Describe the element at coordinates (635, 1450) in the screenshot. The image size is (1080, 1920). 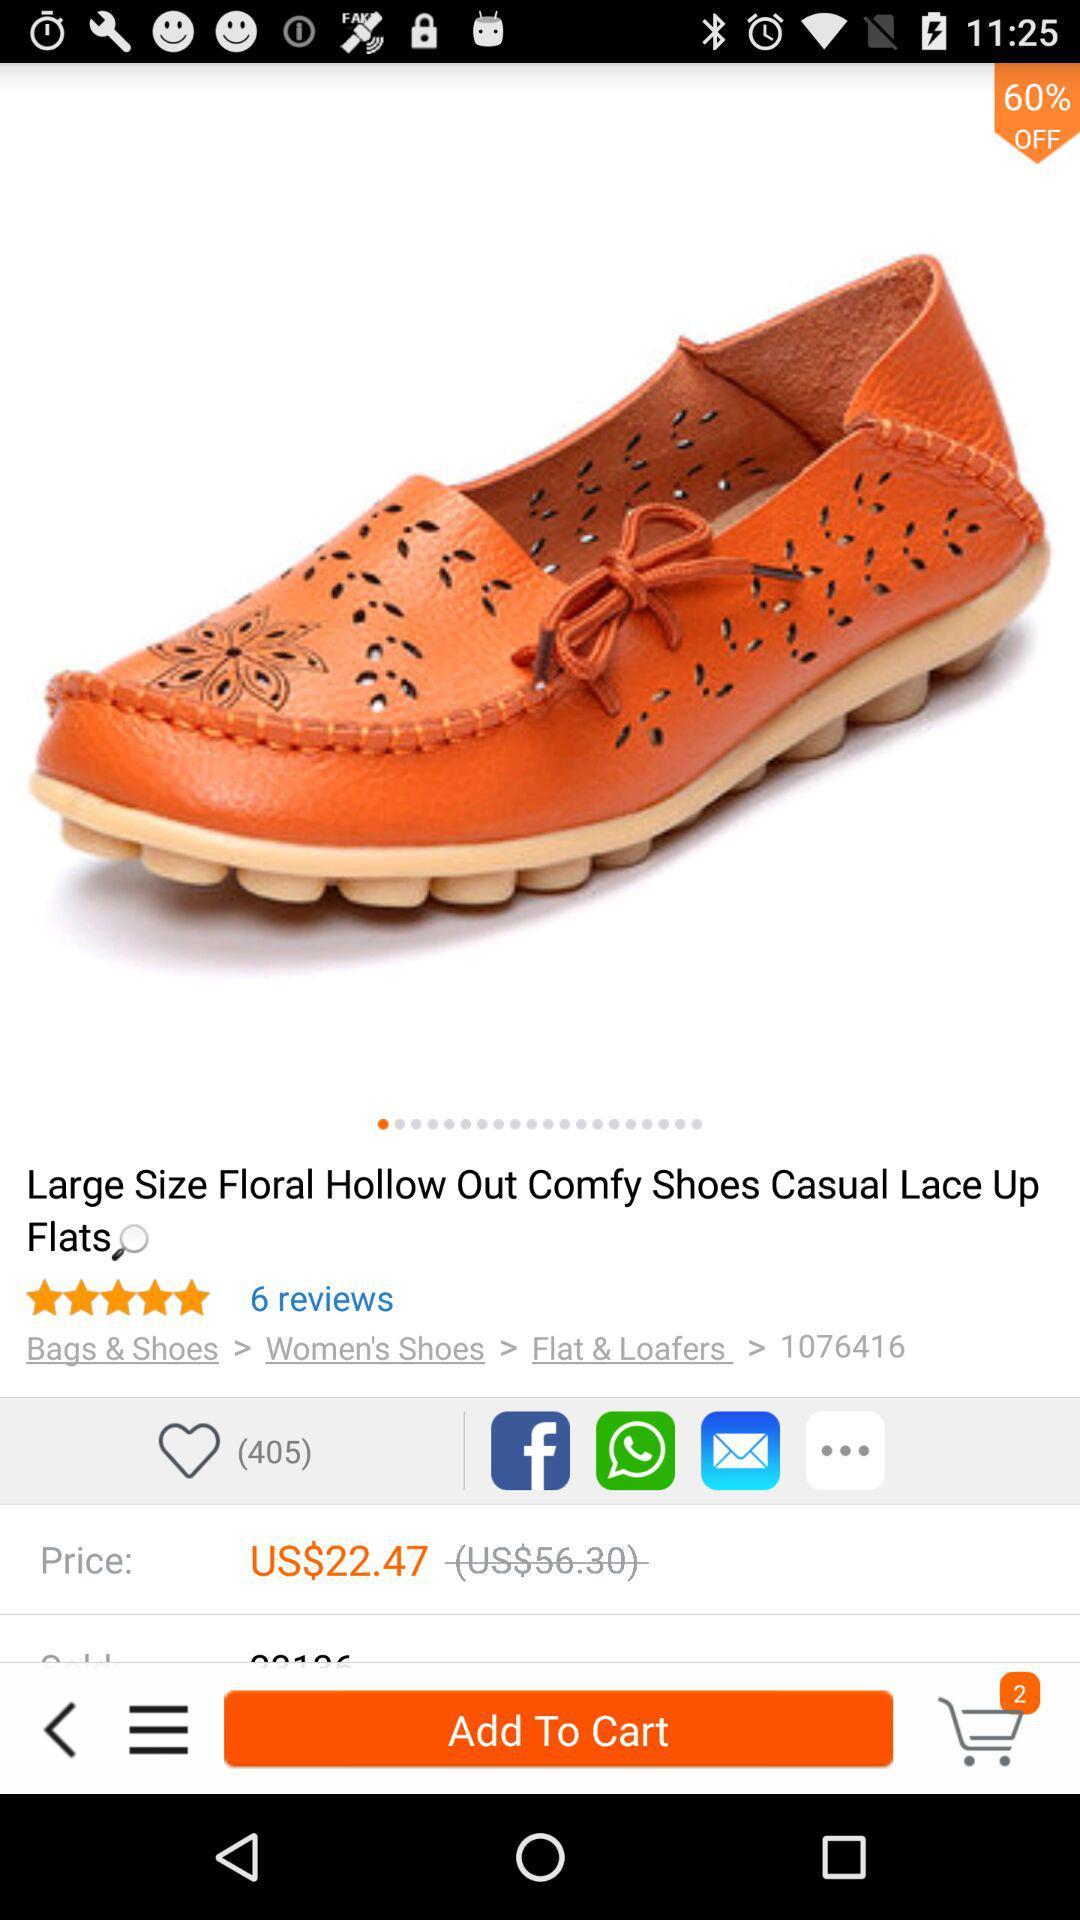
I see `share on whatsapp` at that location.